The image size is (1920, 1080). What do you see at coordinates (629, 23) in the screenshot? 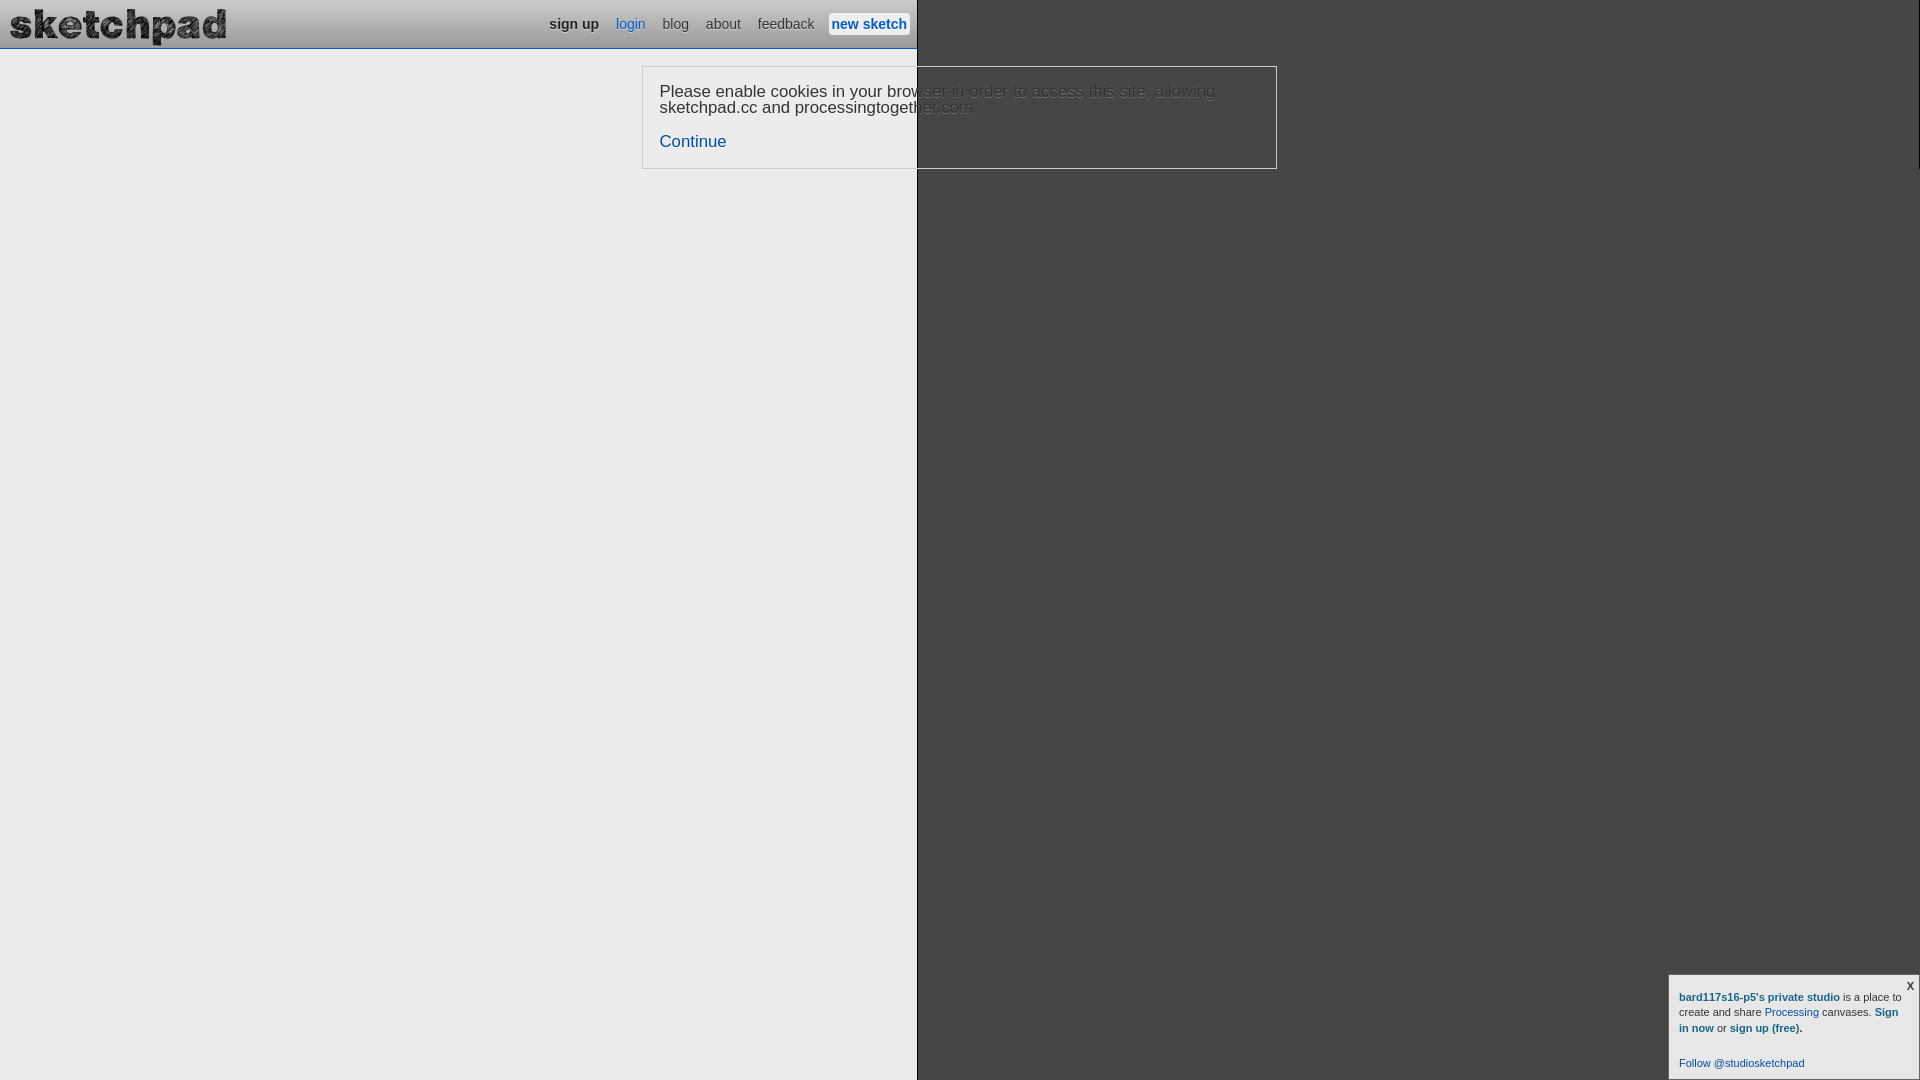
I see `'login'` at bounding box center [629, 23].